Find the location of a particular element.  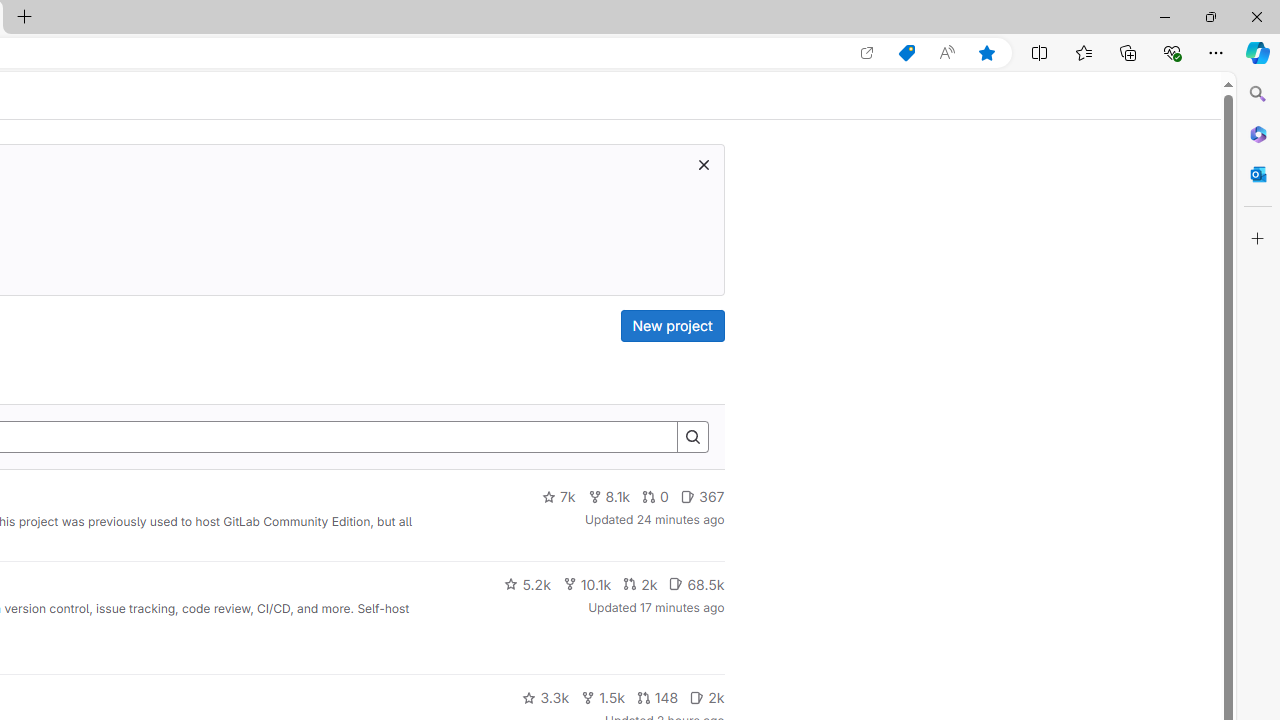

'Close Outlook pane' is located at coordinates (1257, 173).